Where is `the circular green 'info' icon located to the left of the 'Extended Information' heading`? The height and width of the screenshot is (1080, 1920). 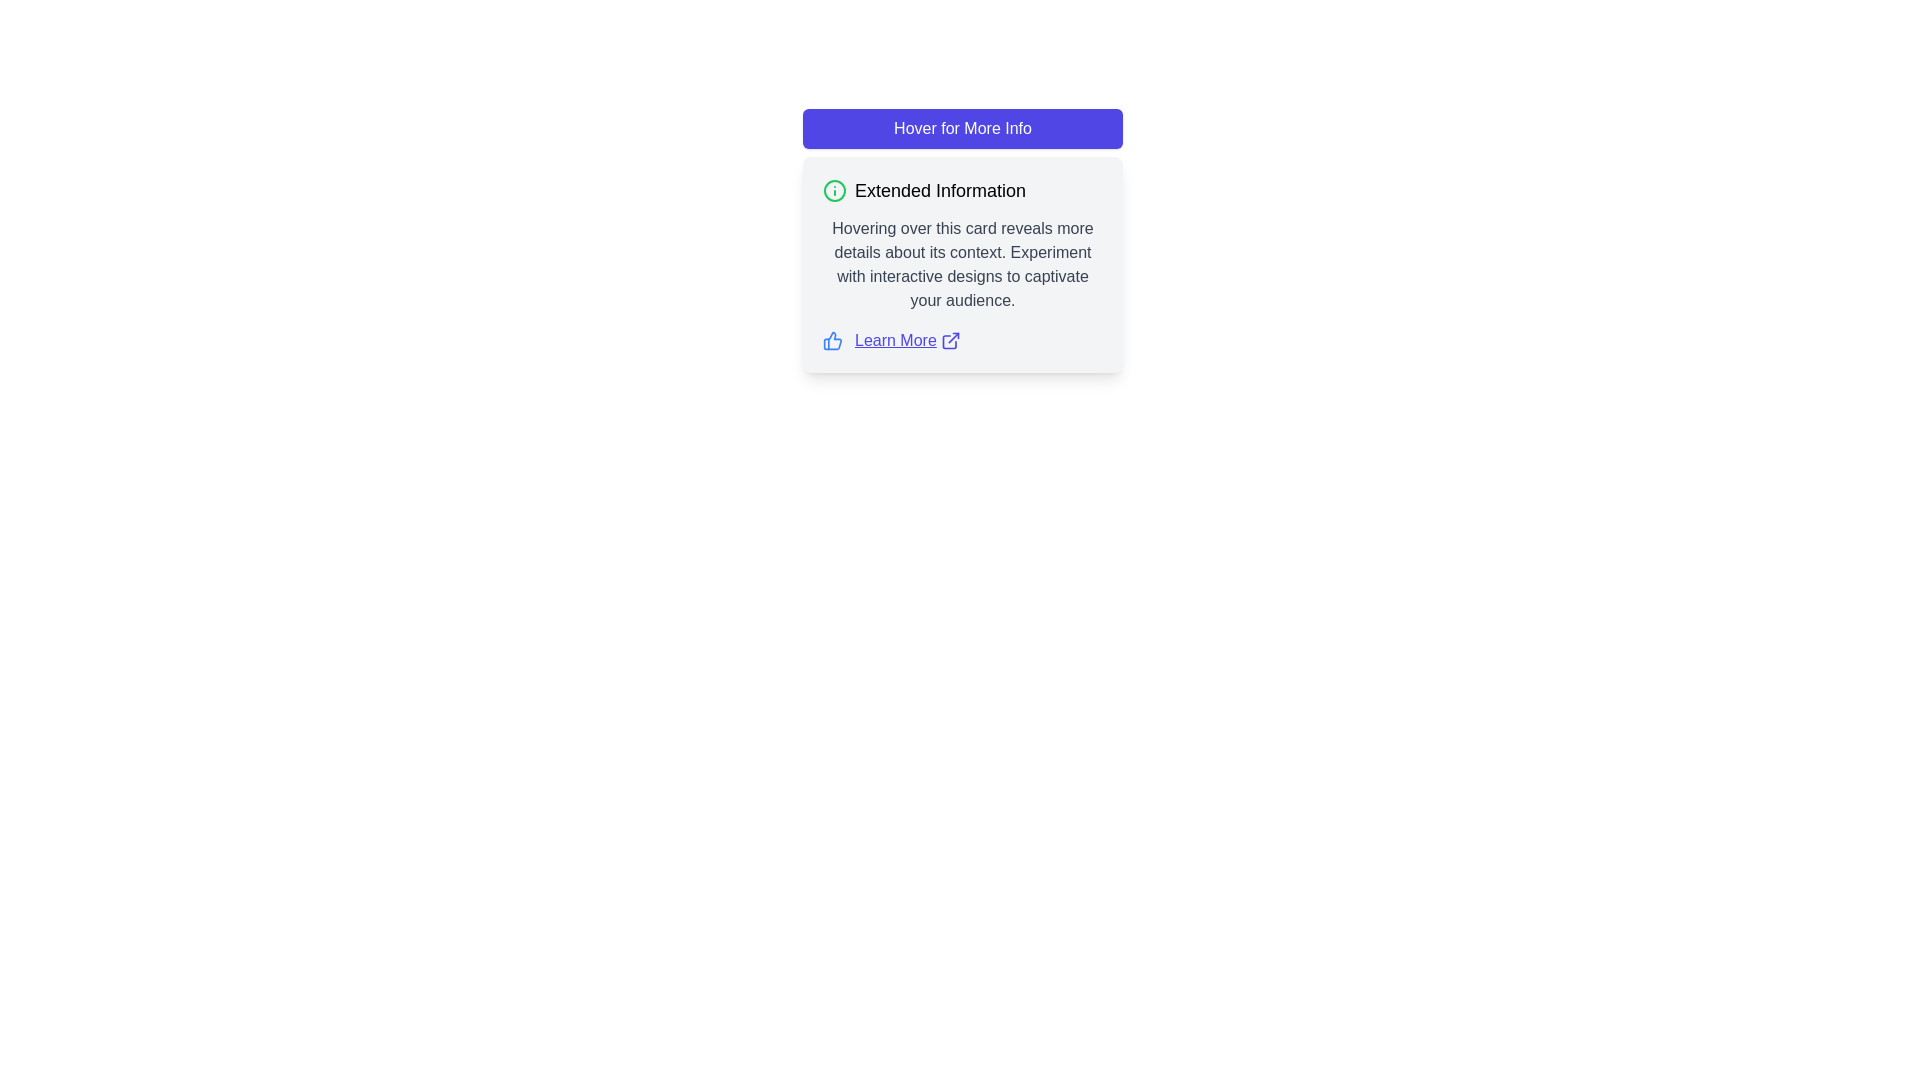 the circular green 'info' icon located to the left of the 'Extended Information' heading is located at coordinates (835, 191).